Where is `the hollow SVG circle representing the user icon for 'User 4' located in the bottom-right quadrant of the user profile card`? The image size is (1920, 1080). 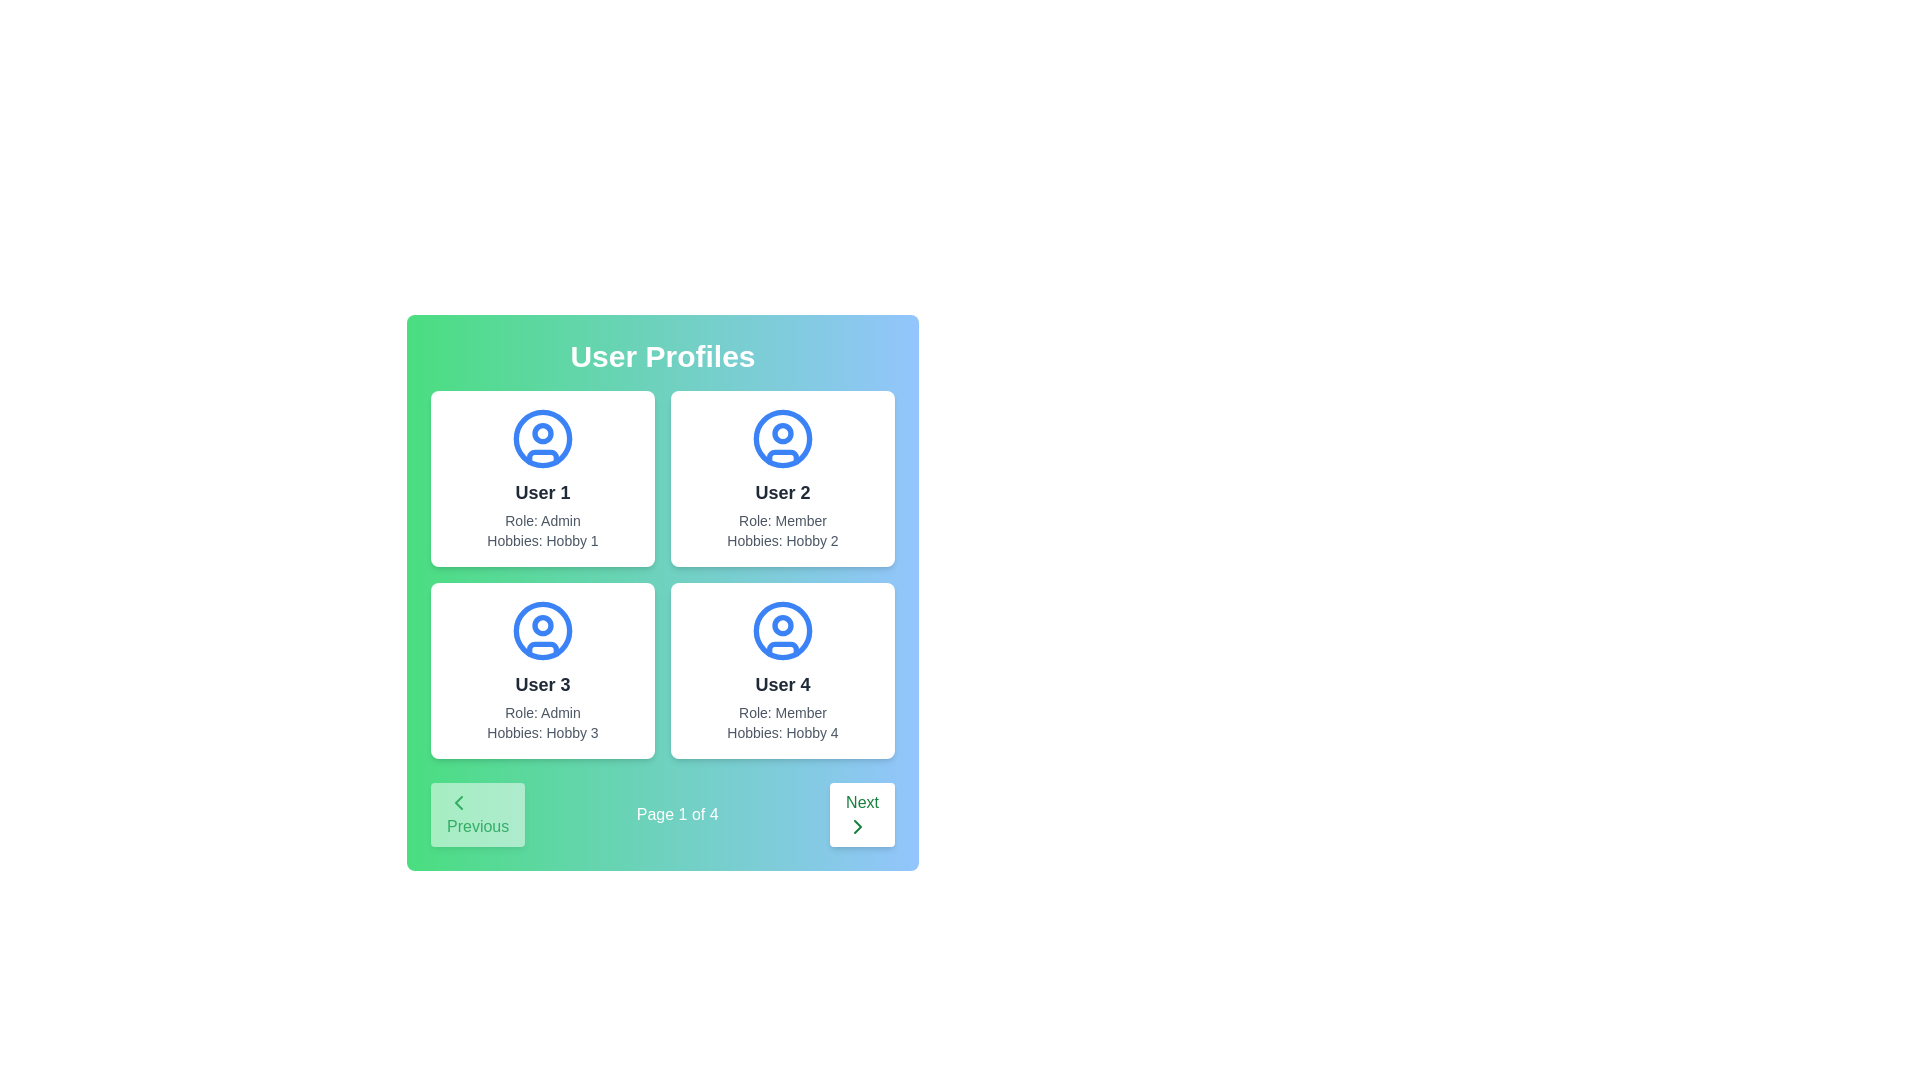
the hollow SVG circle representing the user icon for 'User 4' located in the bottom-right quadrant of the user profile card is located at coordinates (781, 631).